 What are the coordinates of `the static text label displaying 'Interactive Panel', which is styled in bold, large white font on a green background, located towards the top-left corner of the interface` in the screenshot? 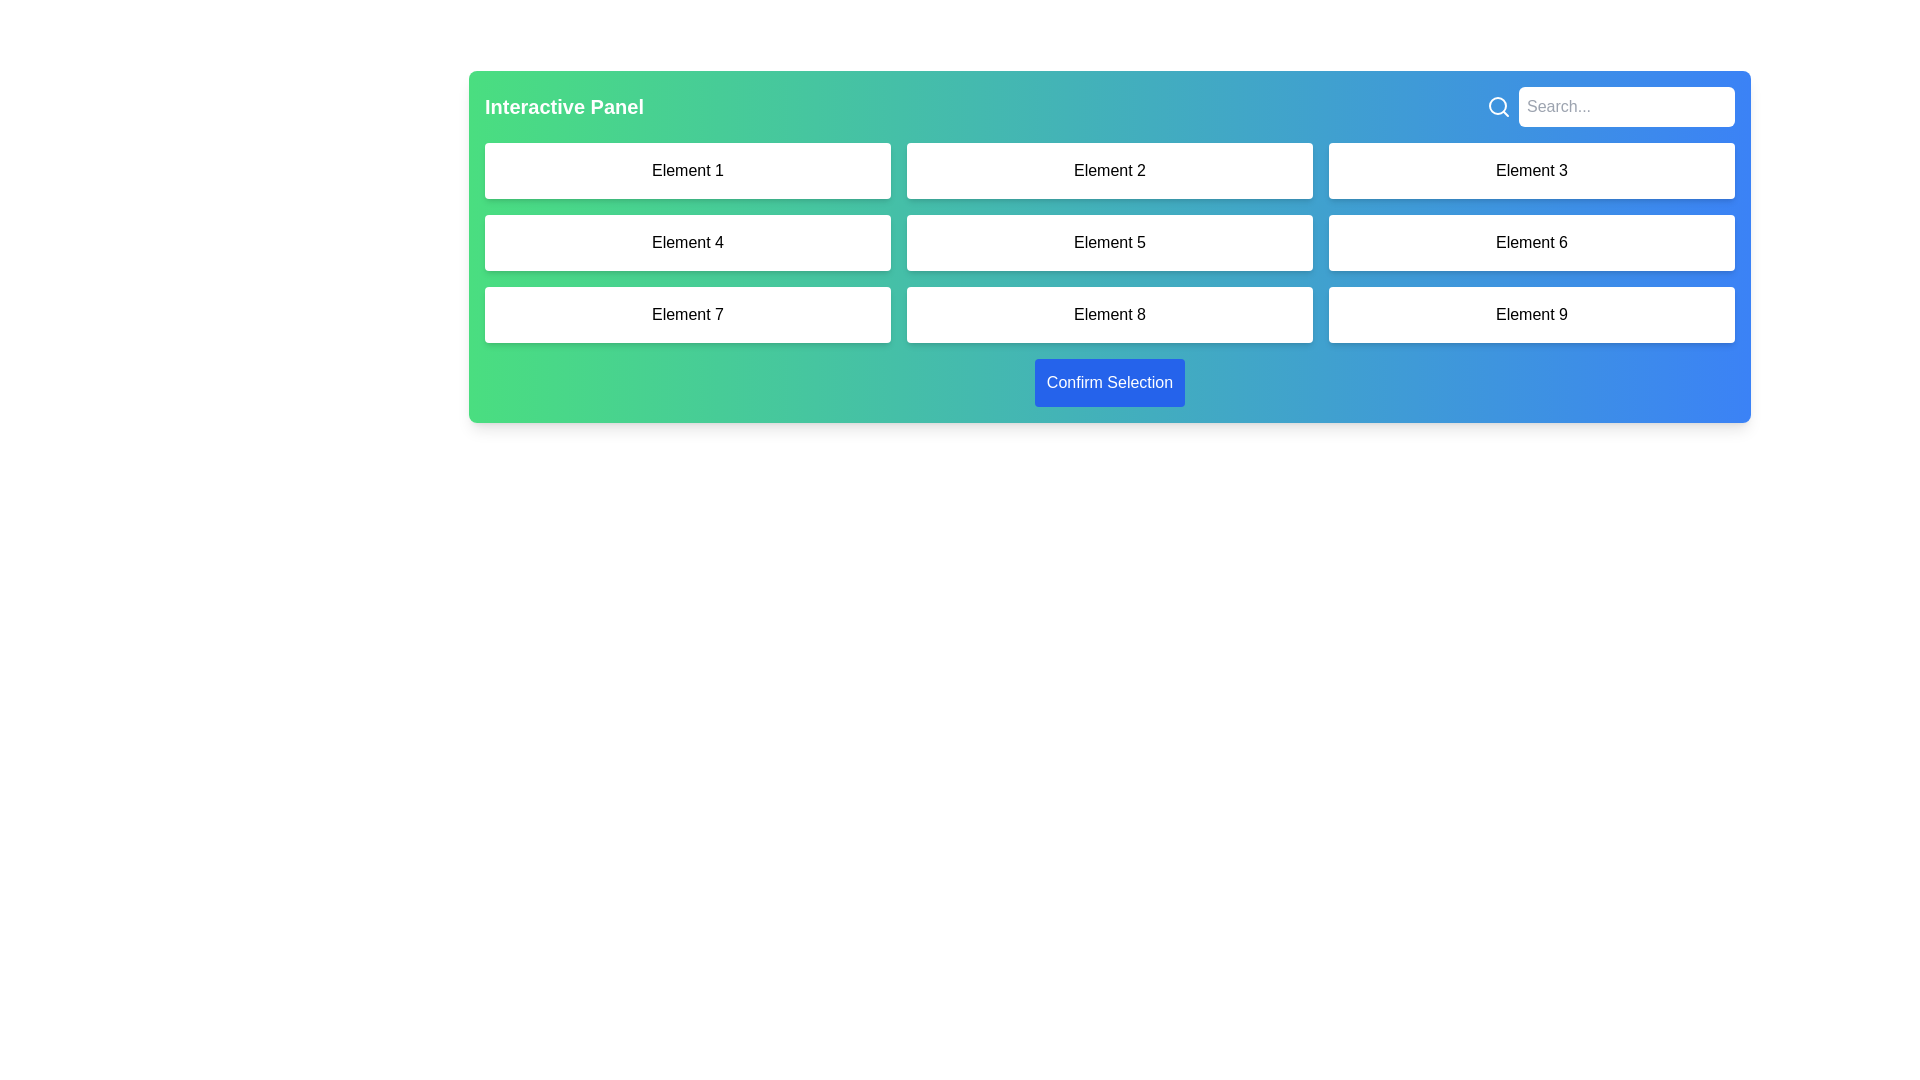 It's located at (563, 107).